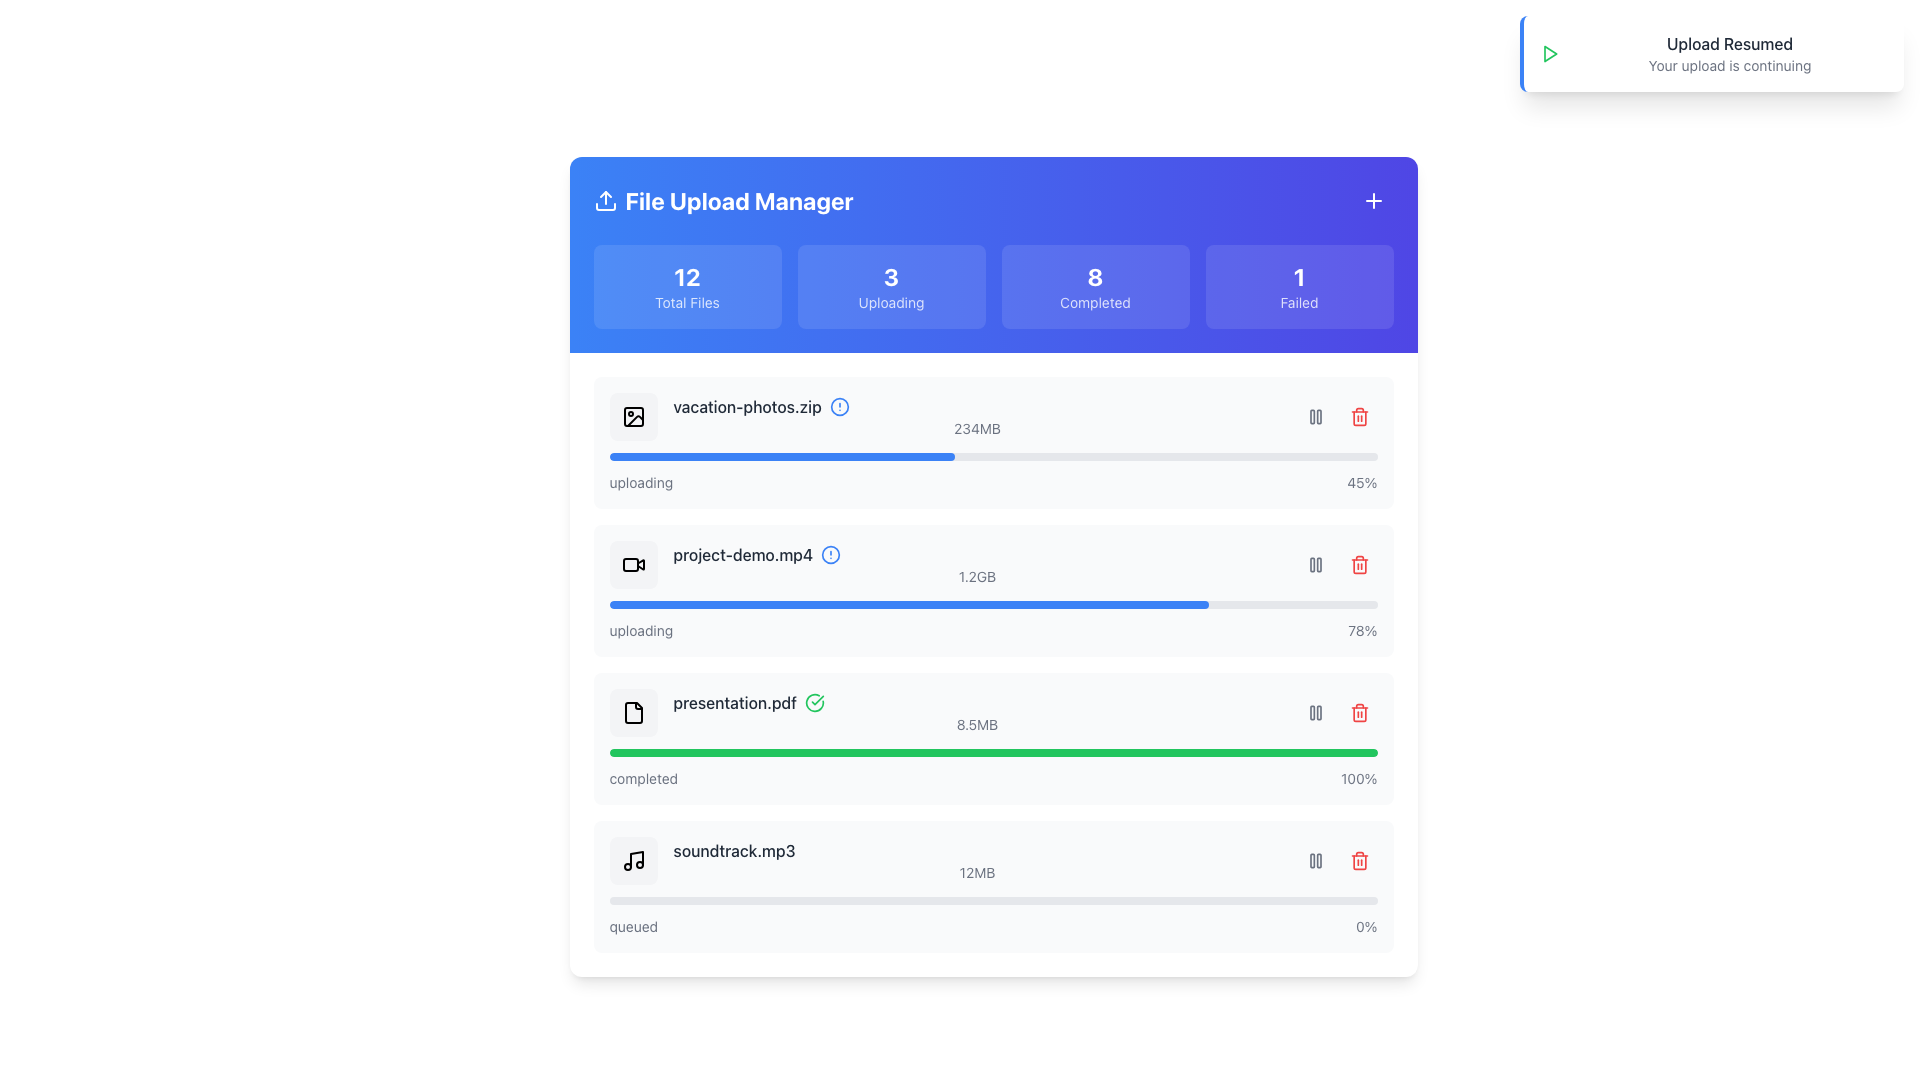 This screenshot has width=1920, height=1080. What do you see at coordinates (839, 406) in the screenshot?
I see `the status indicator circle for the file 'vacation-photos.zip', which is located in the first row after the icon and before the file size indicator` at bounding box center [839, 406].